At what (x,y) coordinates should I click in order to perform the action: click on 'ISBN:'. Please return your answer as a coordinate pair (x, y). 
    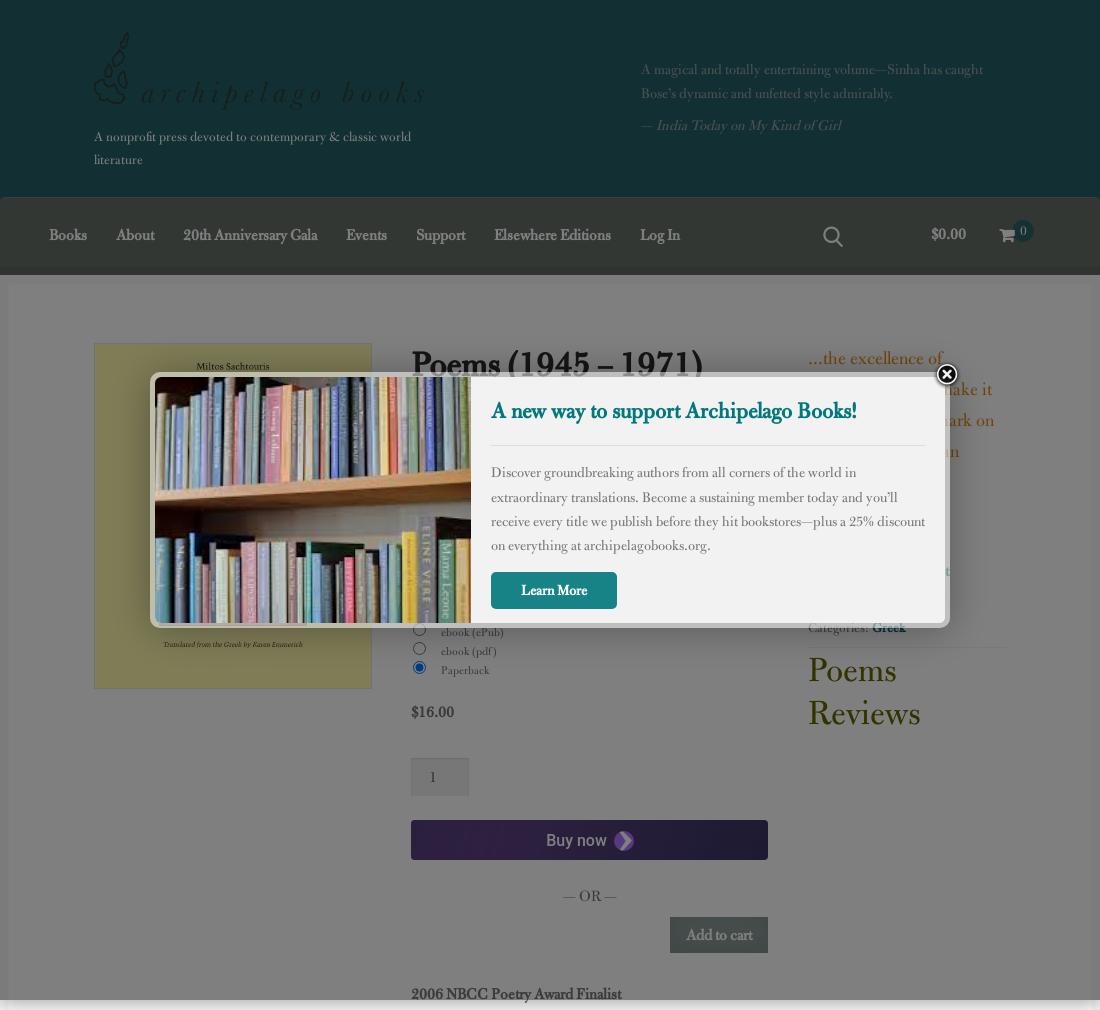
    Looking at the image, I should click on (428, 557).